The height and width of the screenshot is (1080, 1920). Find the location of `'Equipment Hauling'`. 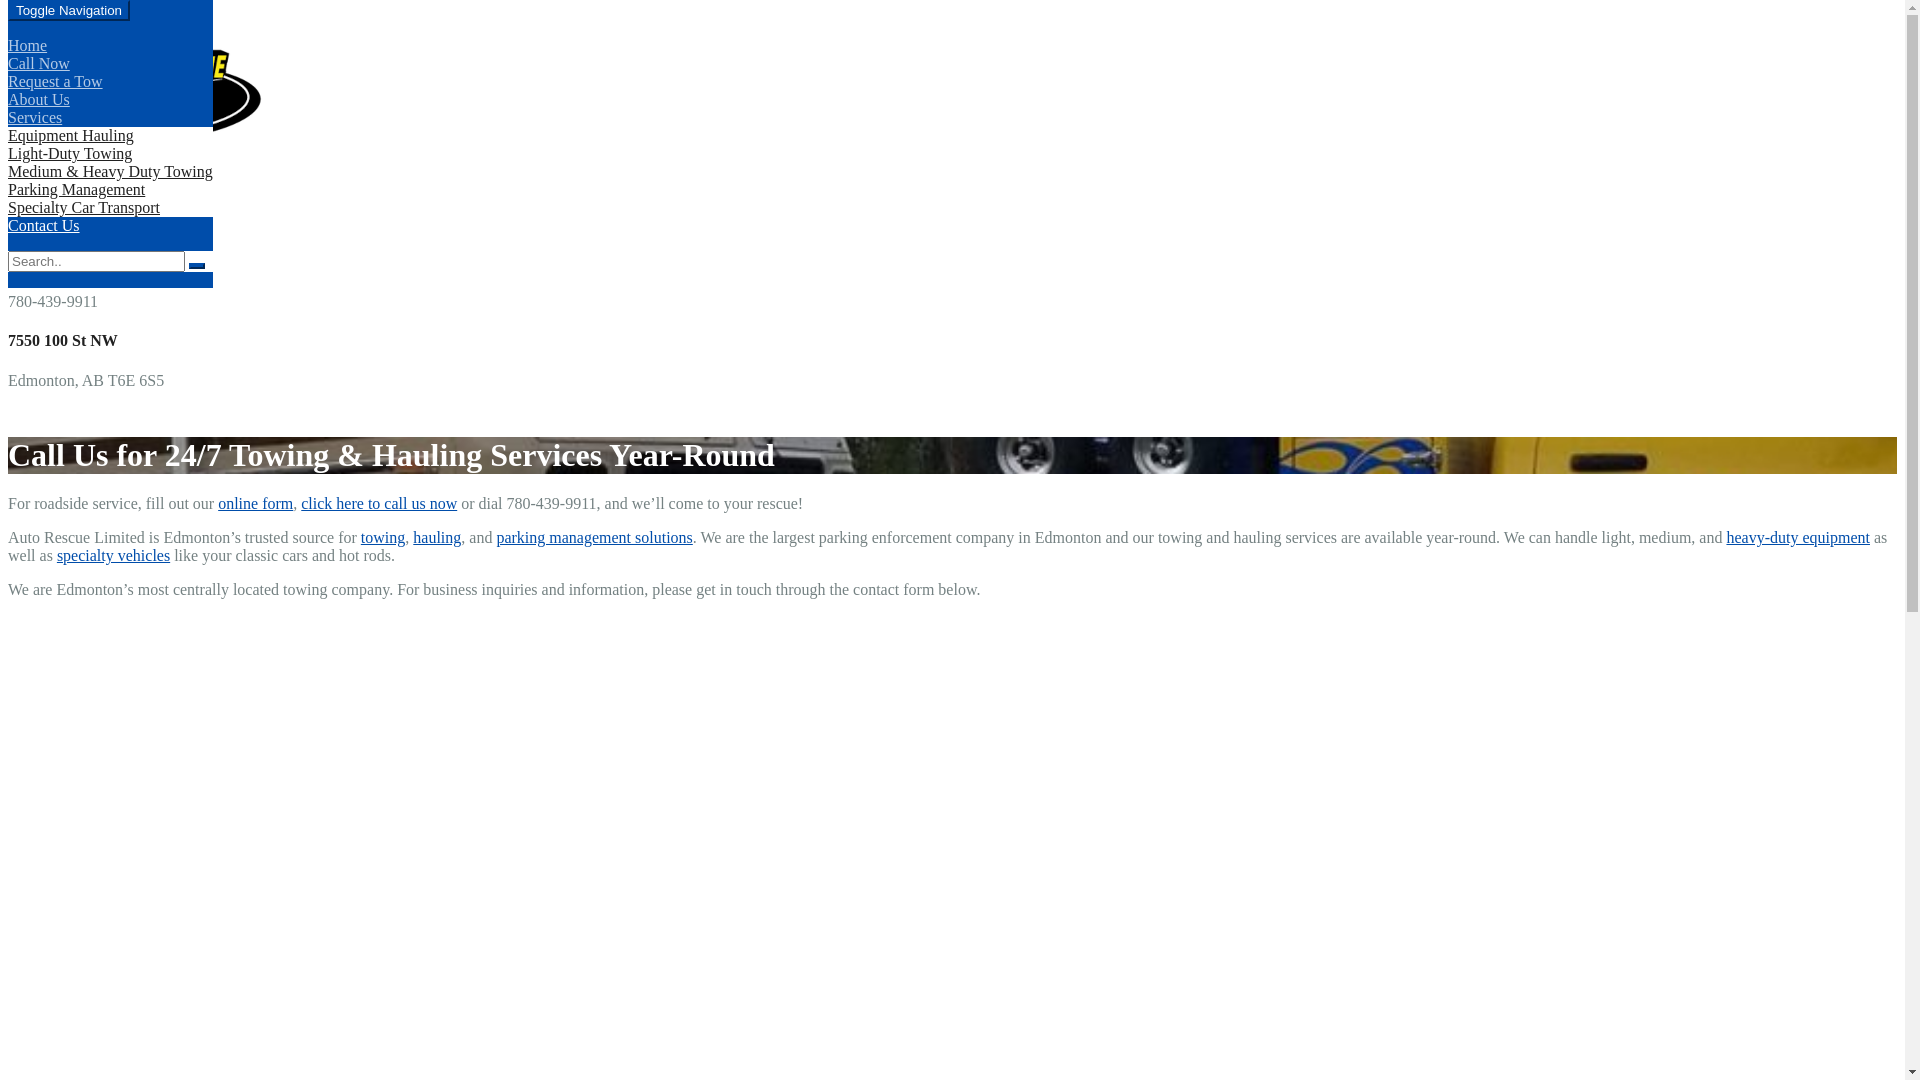

'Equipment Hauling' is located at coordinates (71, 135).